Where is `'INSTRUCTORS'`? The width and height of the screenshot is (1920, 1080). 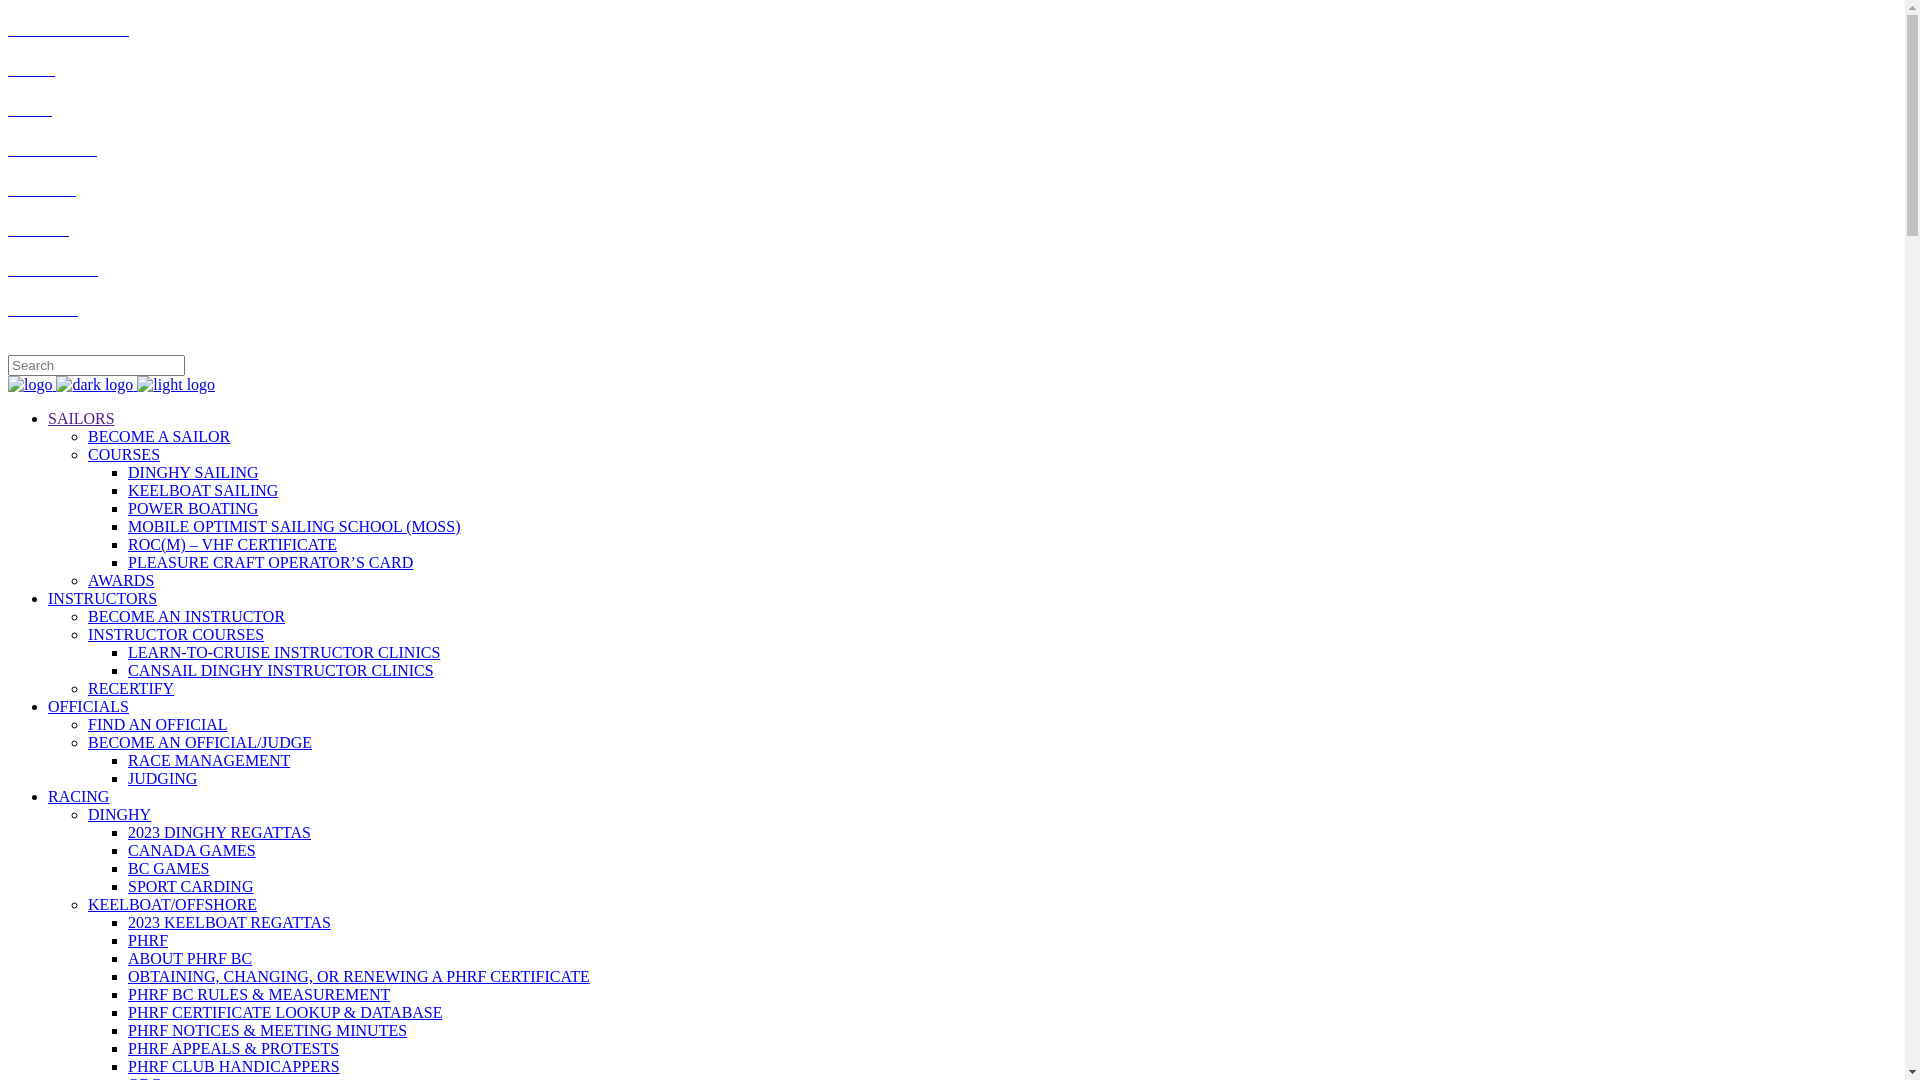 'INSTRUCTORS' is located at coordinates (48, 597).